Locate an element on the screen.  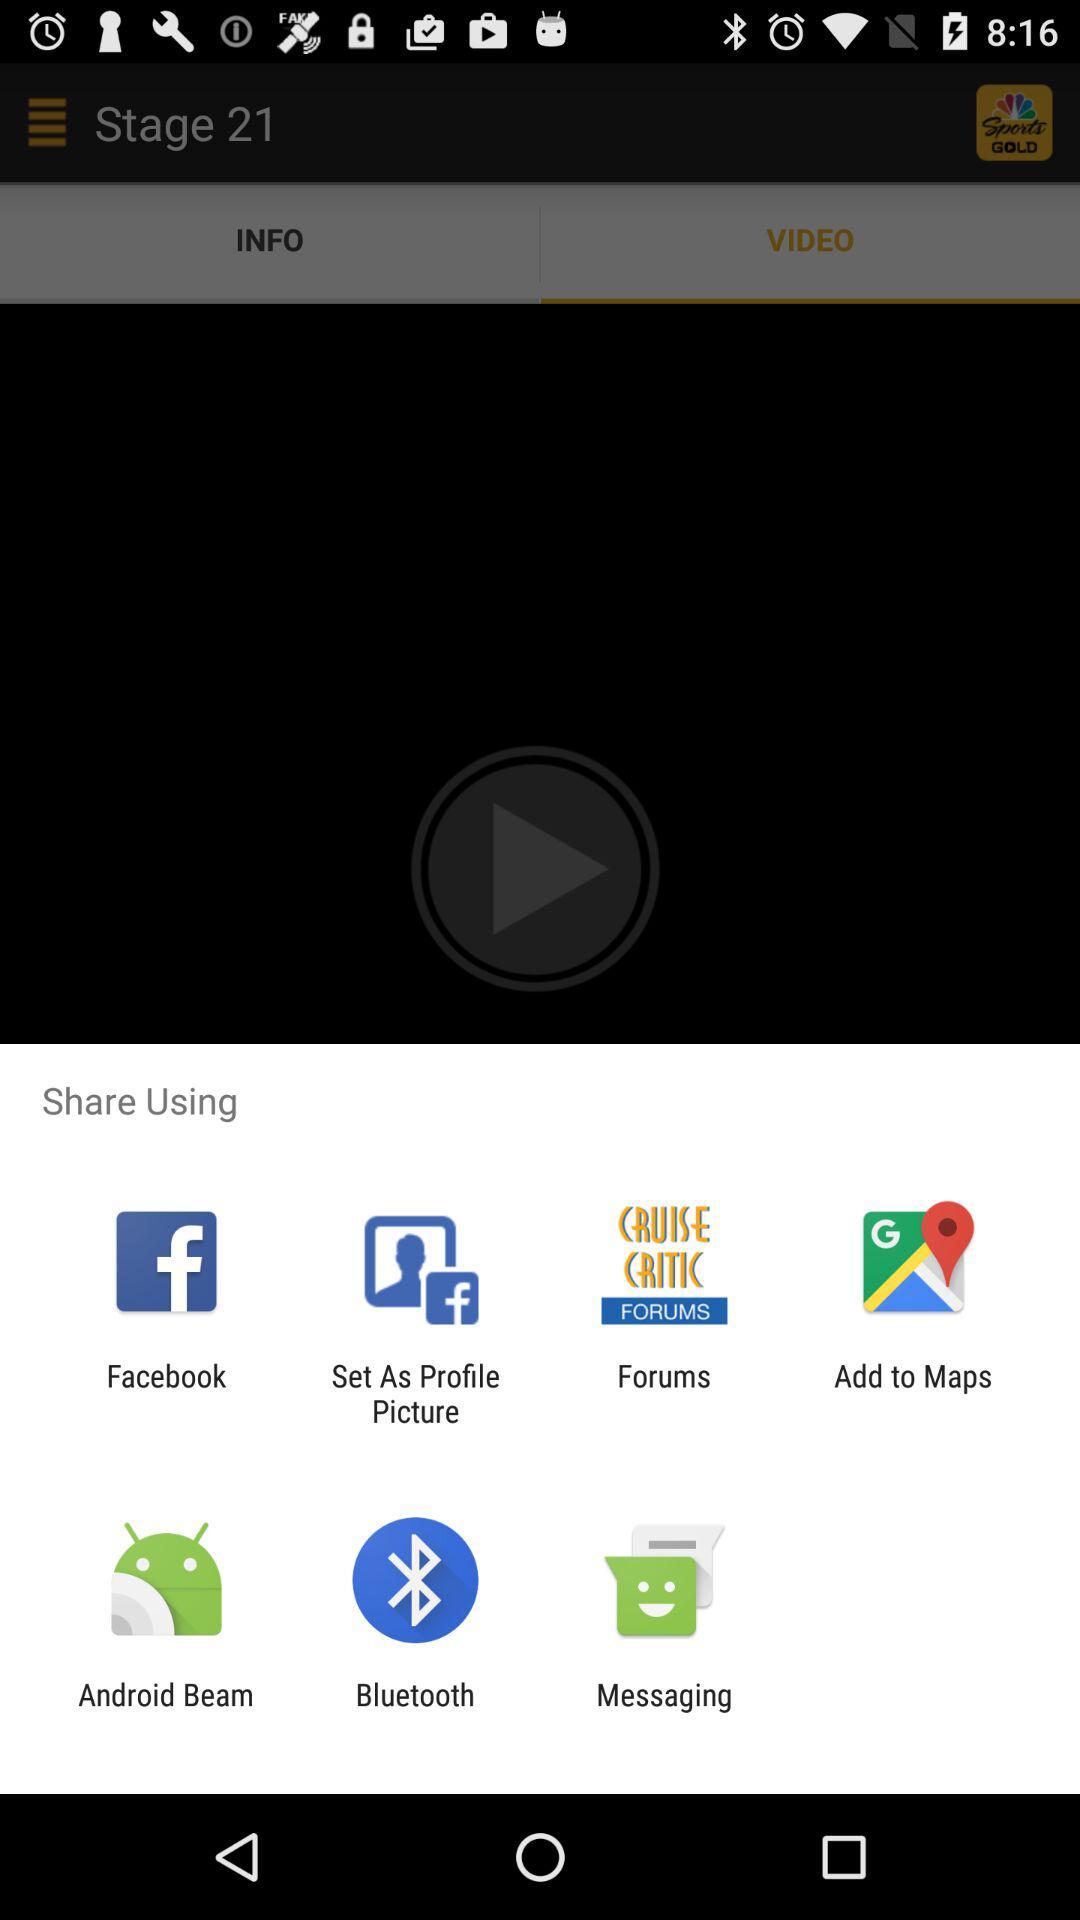
the icon to the left of the forums icon is located at coordinates (414, 1392).